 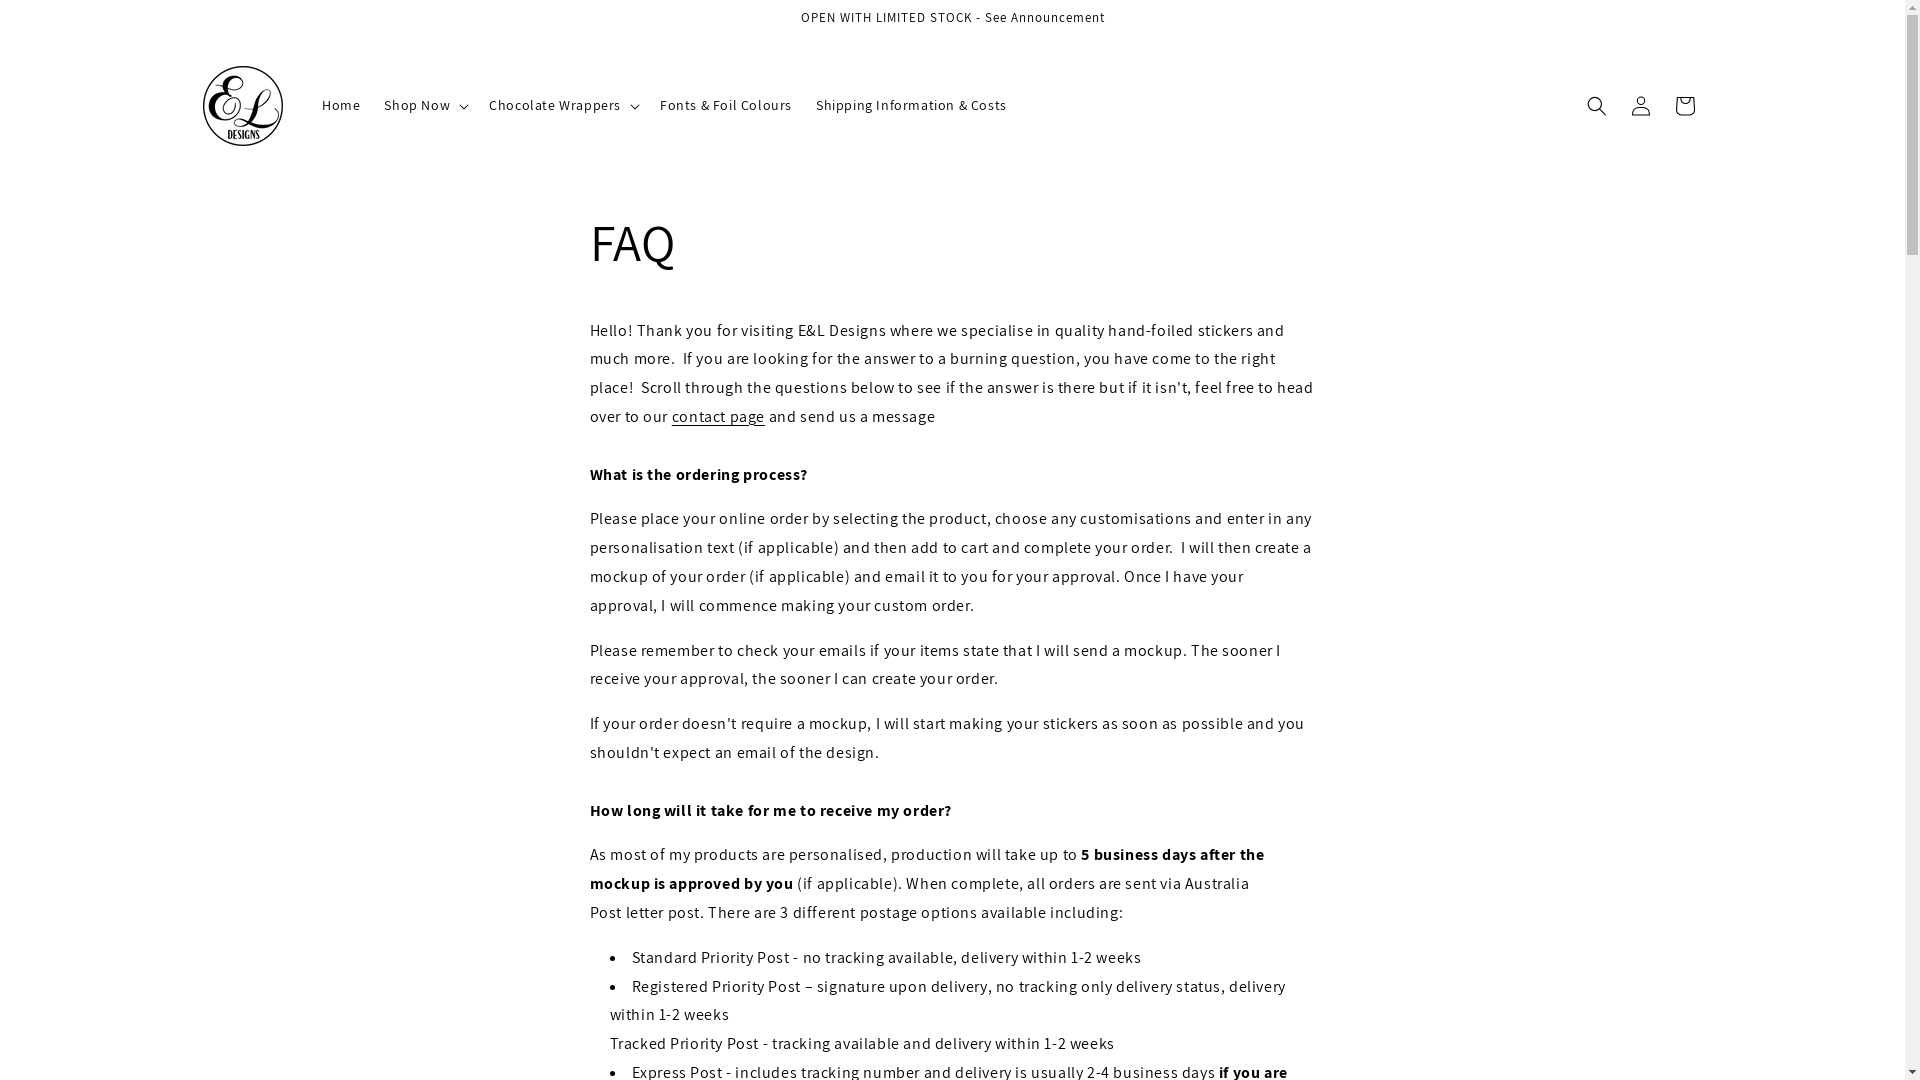 What do you see at coordinates (910, 104) in the screenshot?
I see `'Shipping Information & Costs'` at bounding box center [910, 104].